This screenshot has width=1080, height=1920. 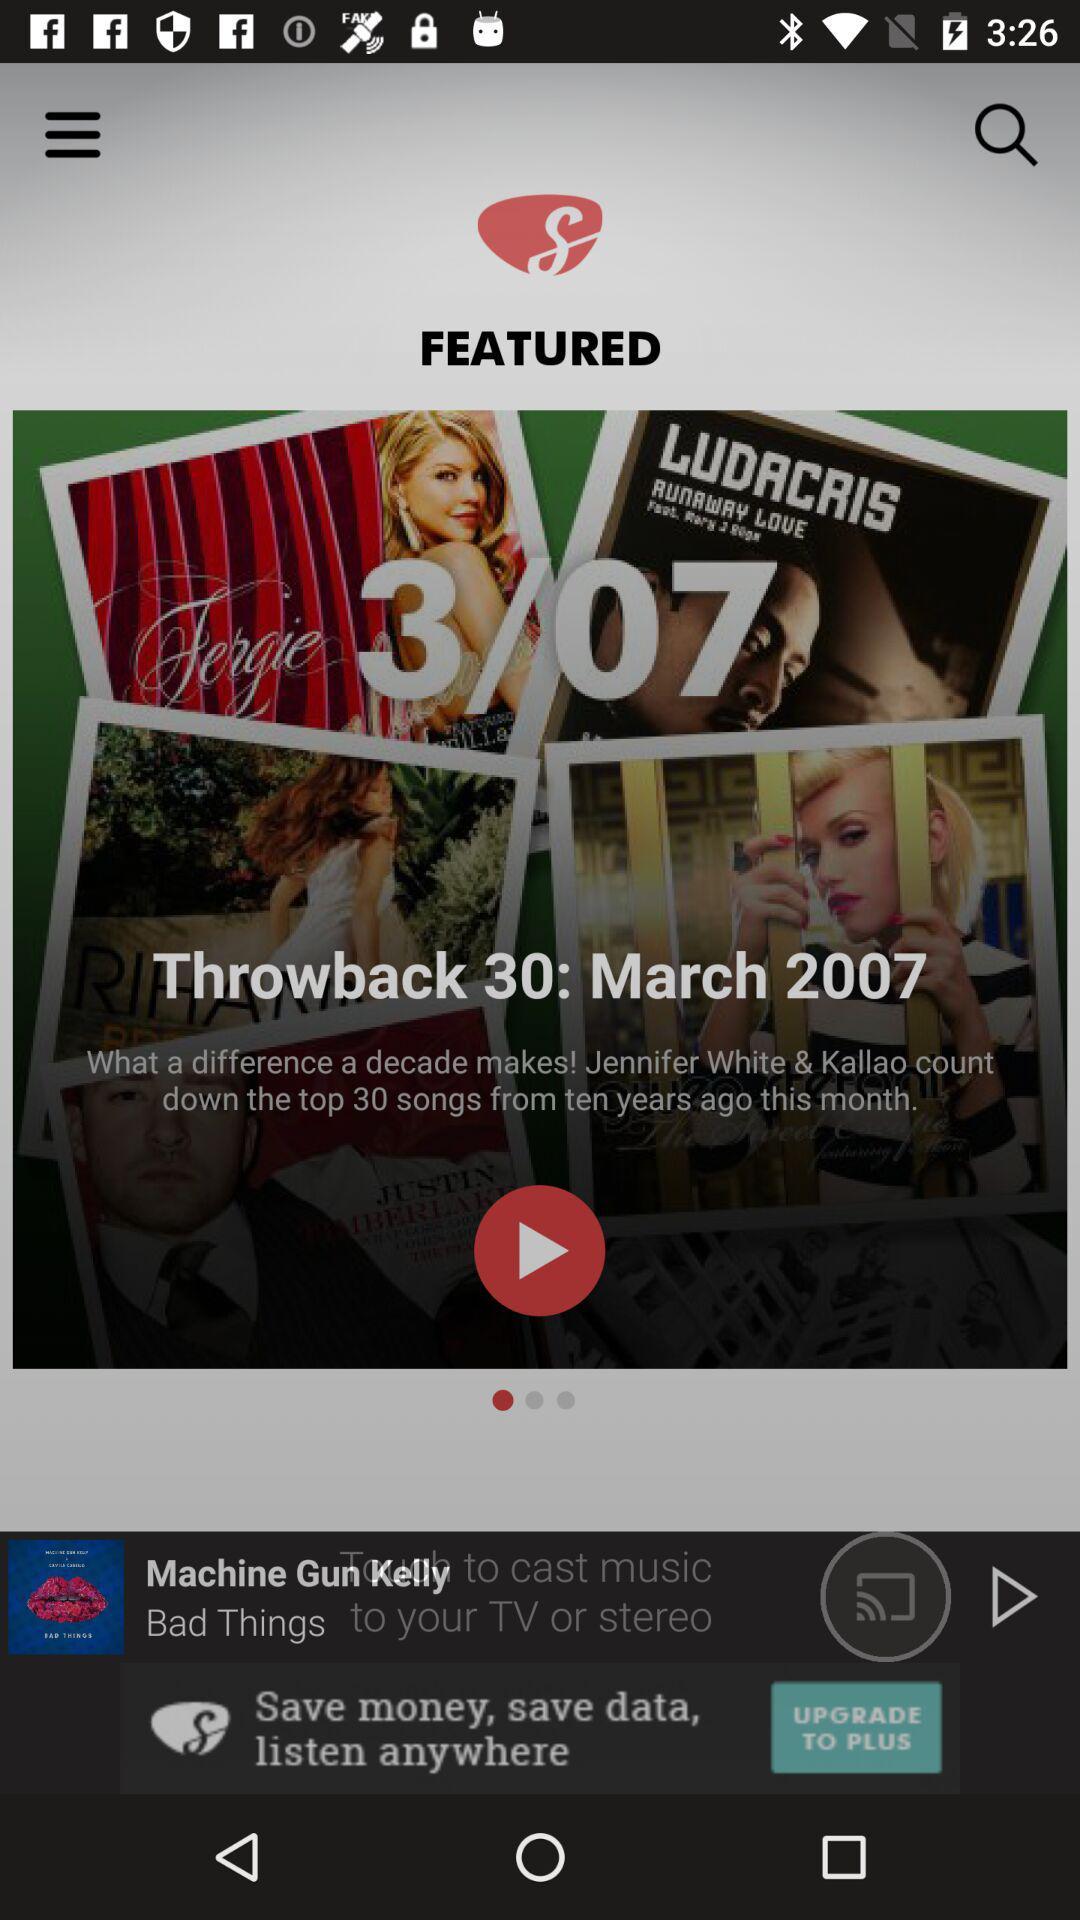 I want to click on see an image, so click(x=540, y=1727).